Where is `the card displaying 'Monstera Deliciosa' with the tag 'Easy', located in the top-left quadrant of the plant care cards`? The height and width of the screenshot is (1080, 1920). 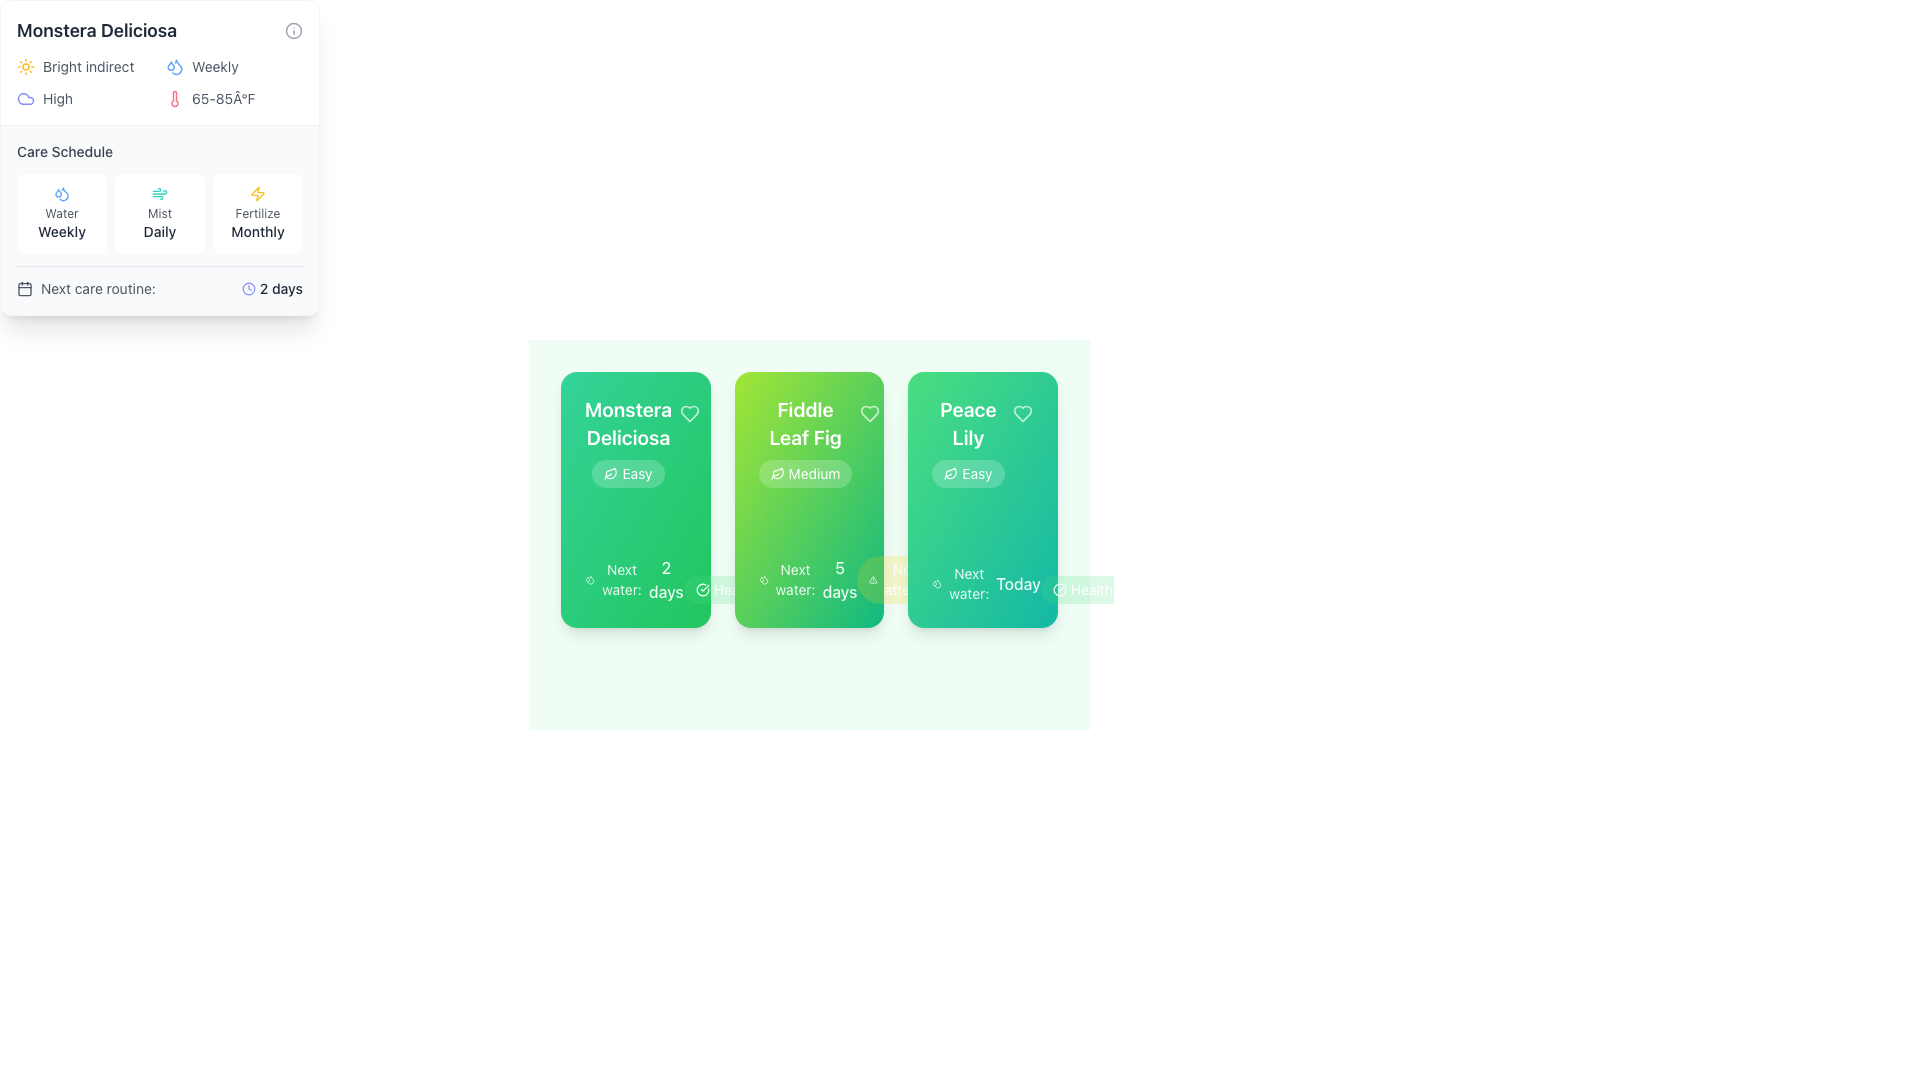
the card displaying 'Monstera Deliciosa' with the tag 'Easy', located in the top-left quadrant of the plant care cards is located at coordinates (634, 441).